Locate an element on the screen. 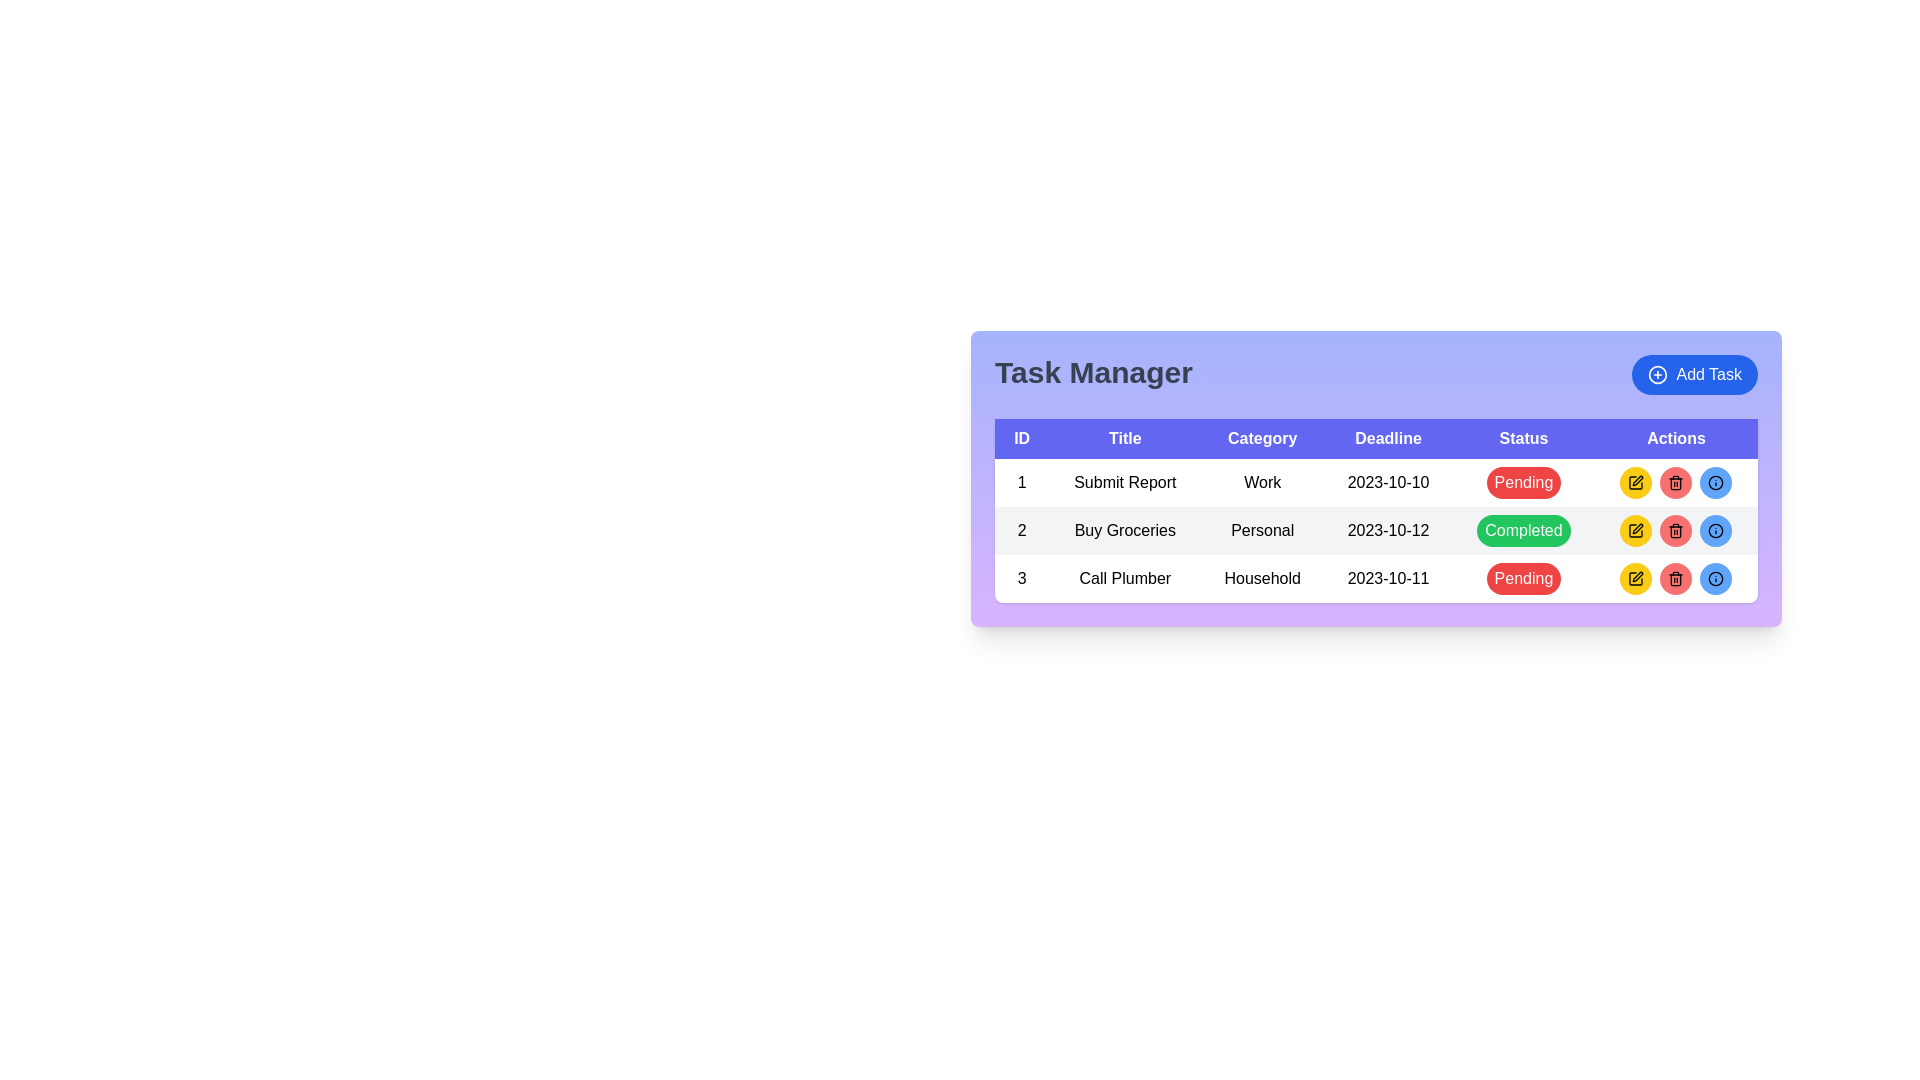  the 'Add Task' button located on the right side of the 'Task Manager' section is located at coordinates (1694, 374).